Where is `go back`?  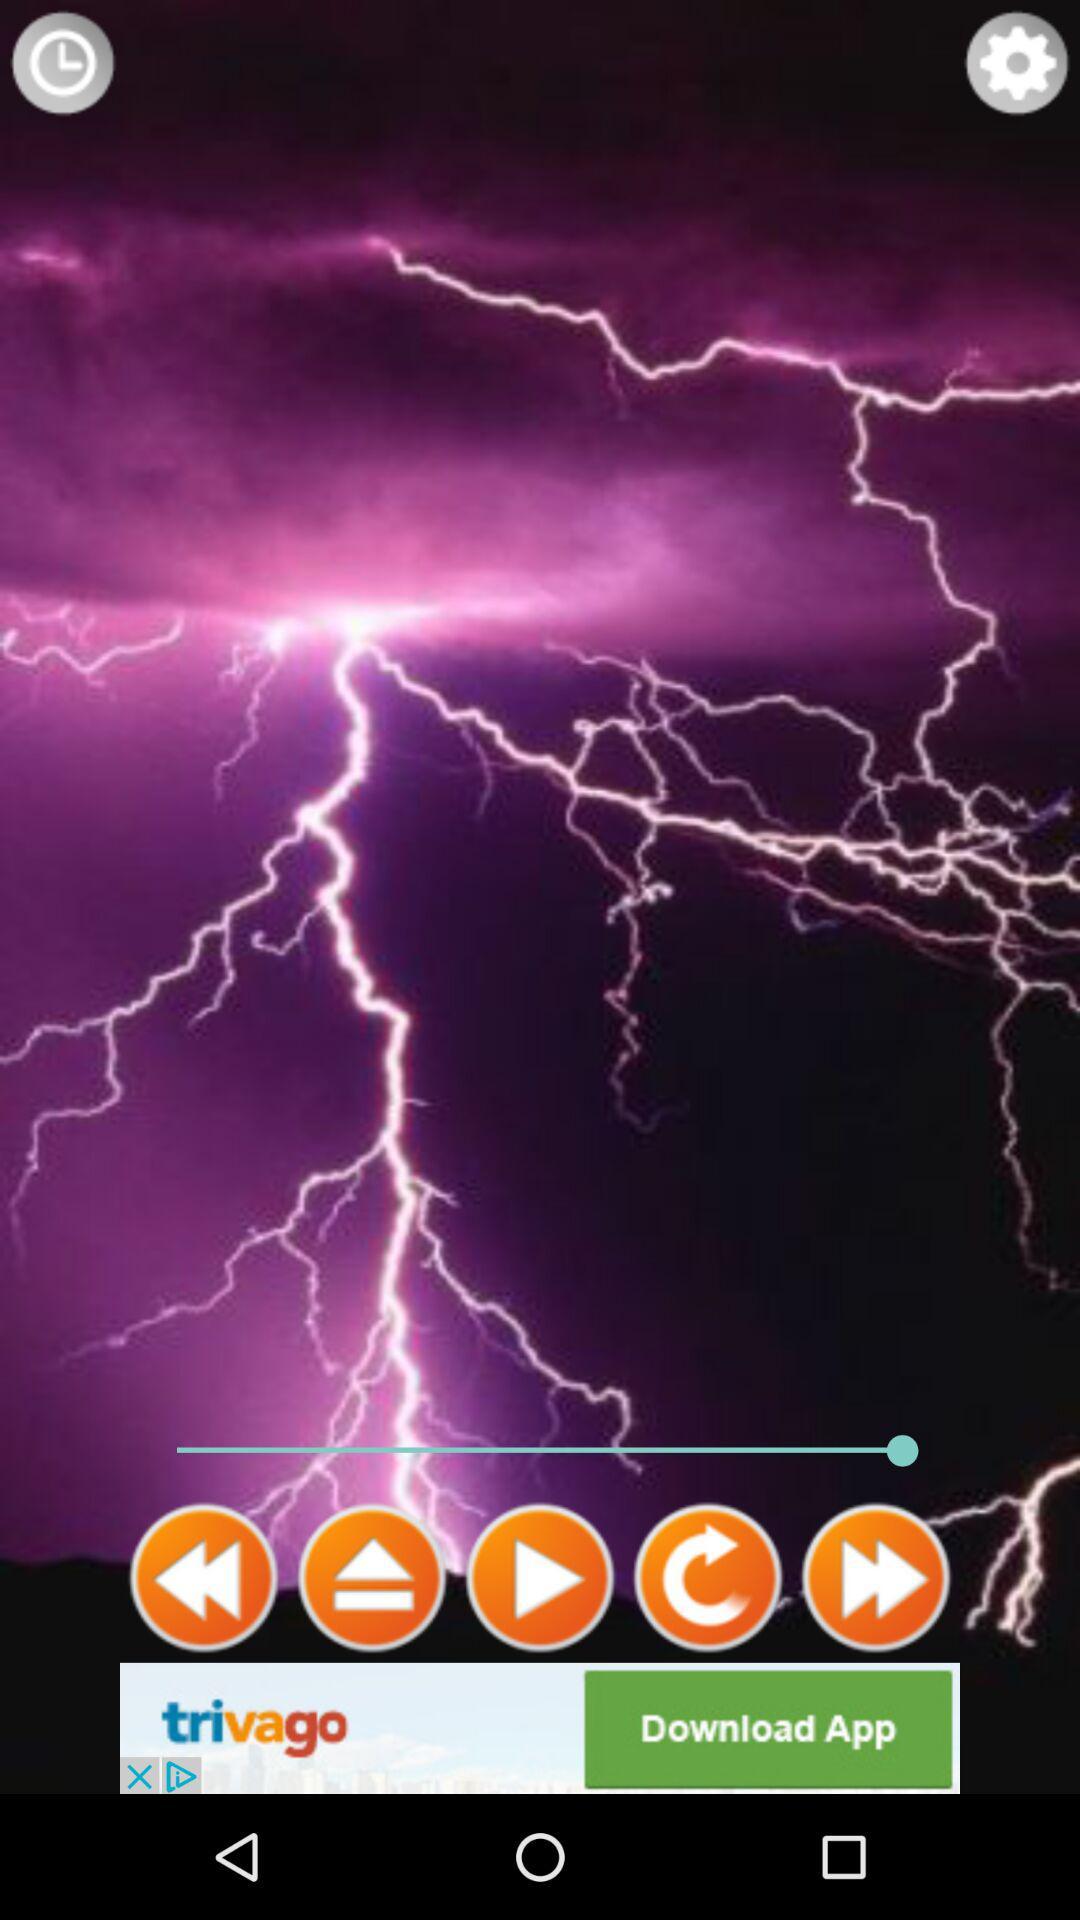 go back is located at coordinates (204, 1577).